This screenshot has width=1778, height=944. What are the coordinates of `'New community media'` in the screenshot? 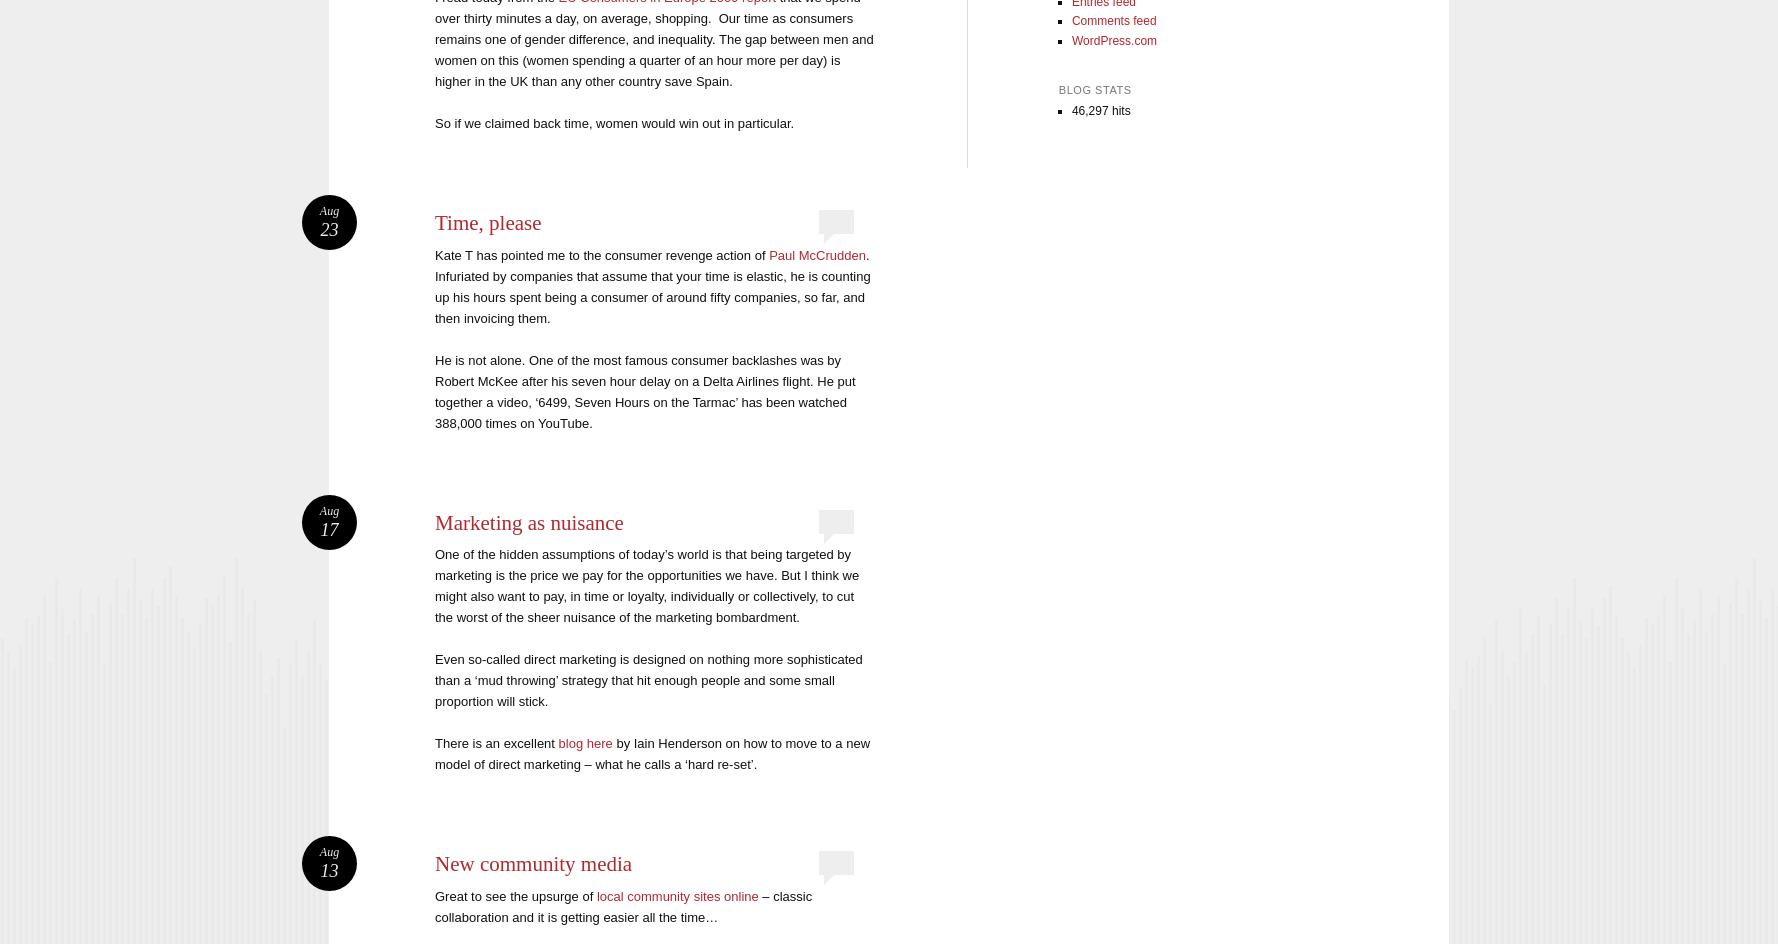 It's located at (435, 863).